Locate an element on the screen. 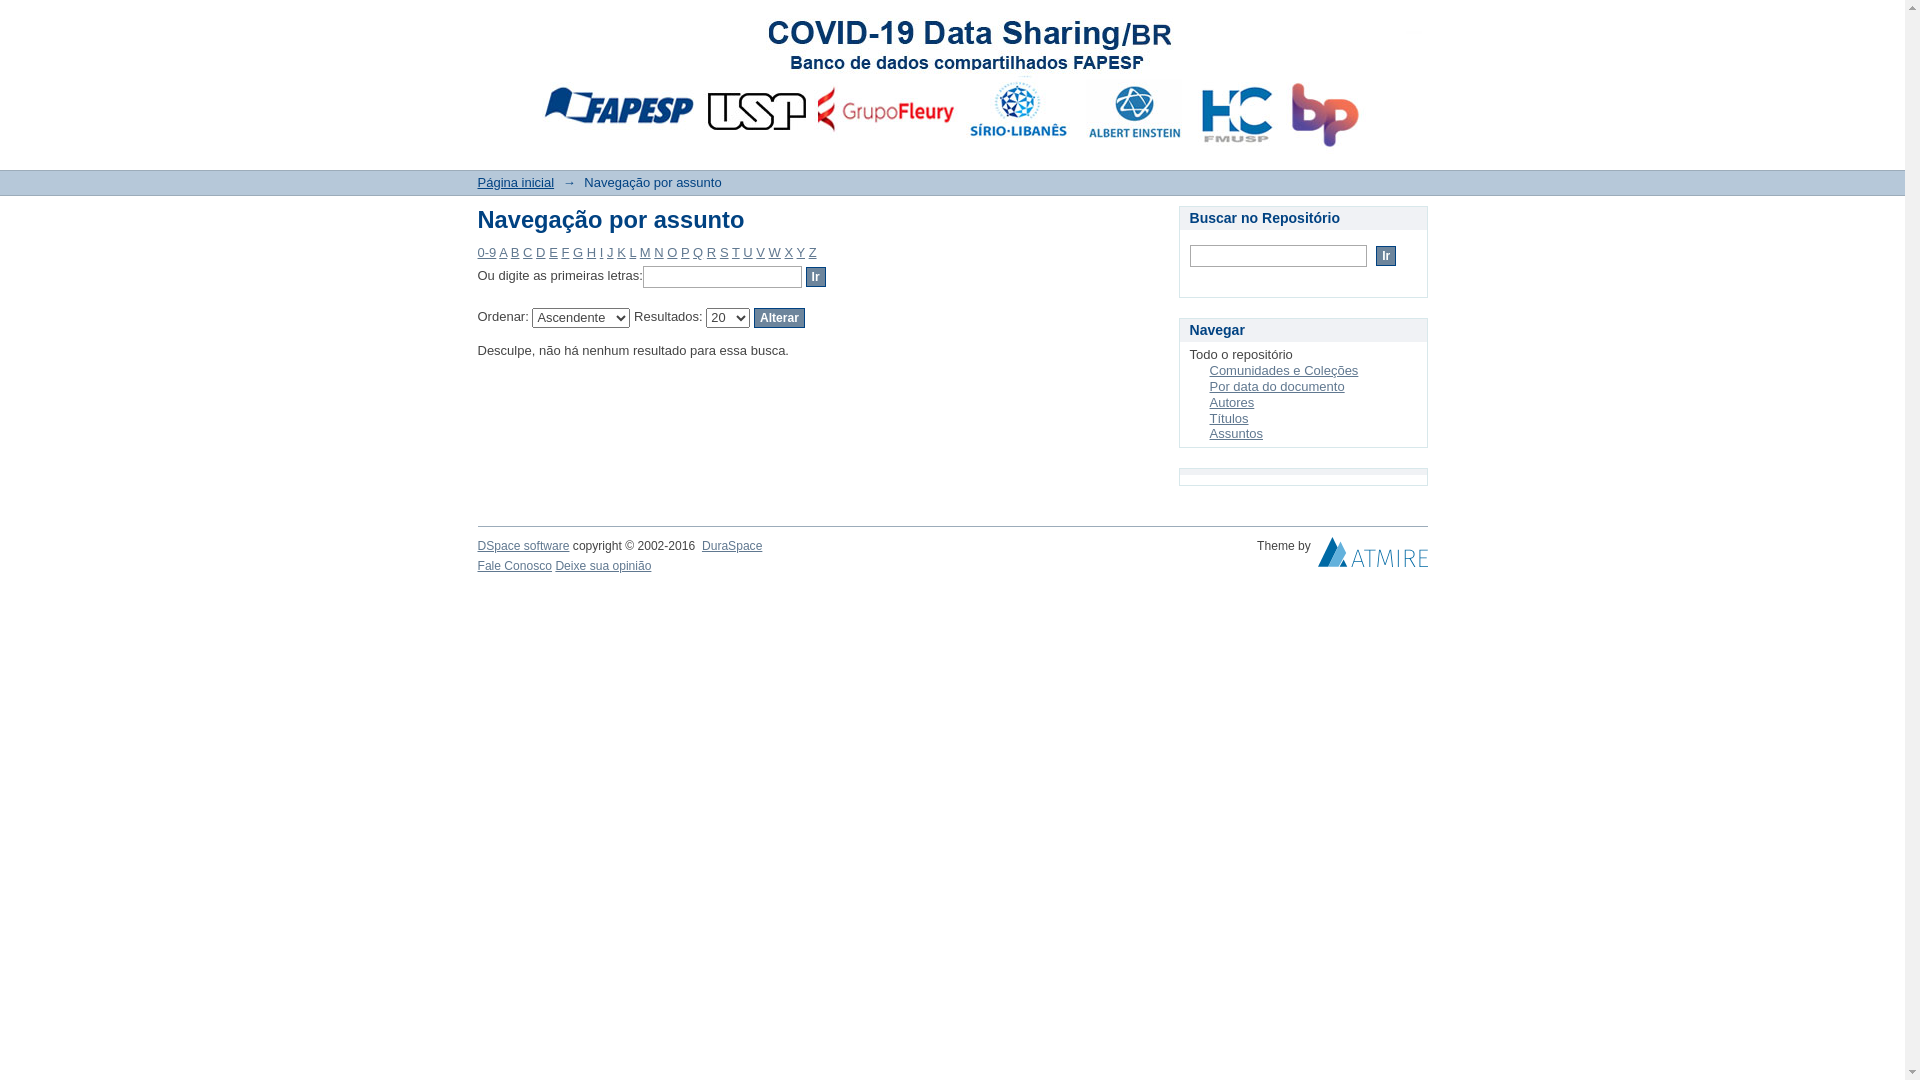  'L' is located at coordinates (631, 251).